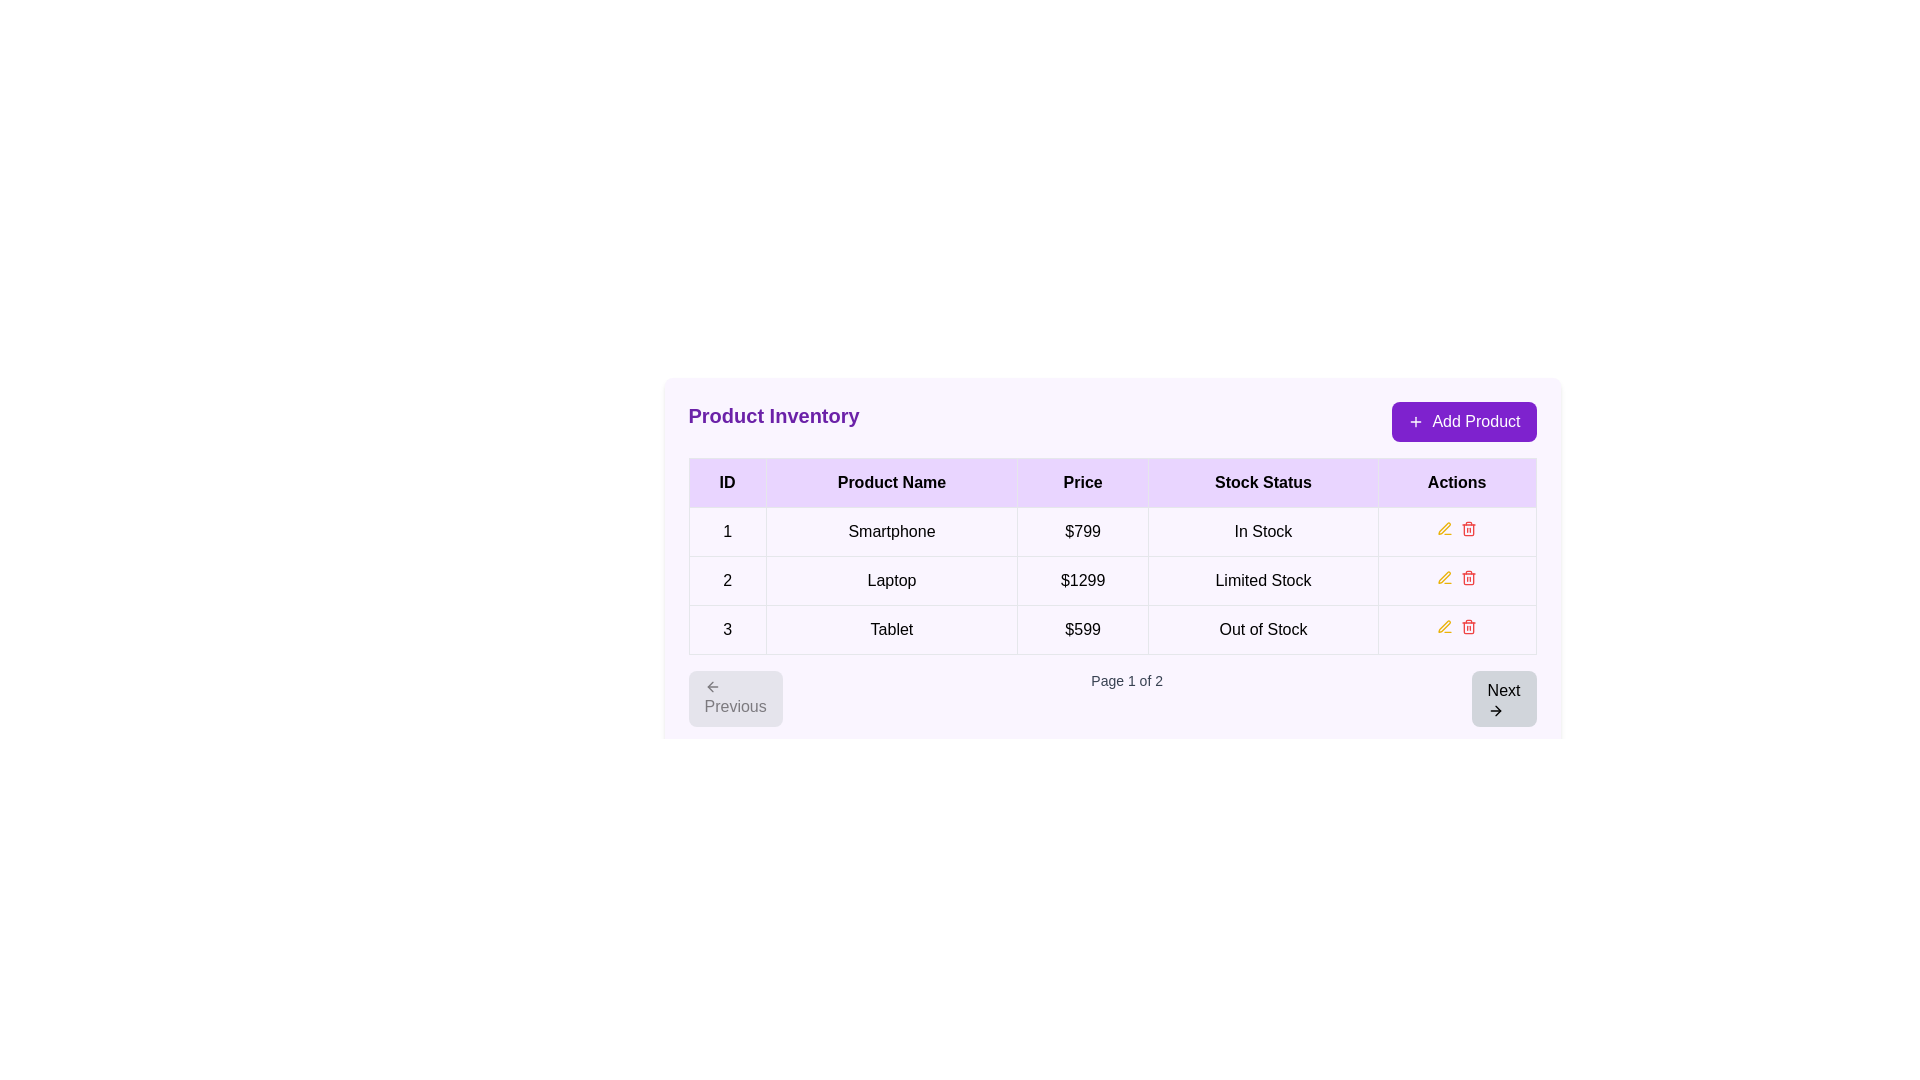 The image size is (1920, 1080). I want to click on the table cell in the third row of the 'Product Inventory' table under the 'ID' column, which represents the unique identifier for a product entry, so click(726, 628).